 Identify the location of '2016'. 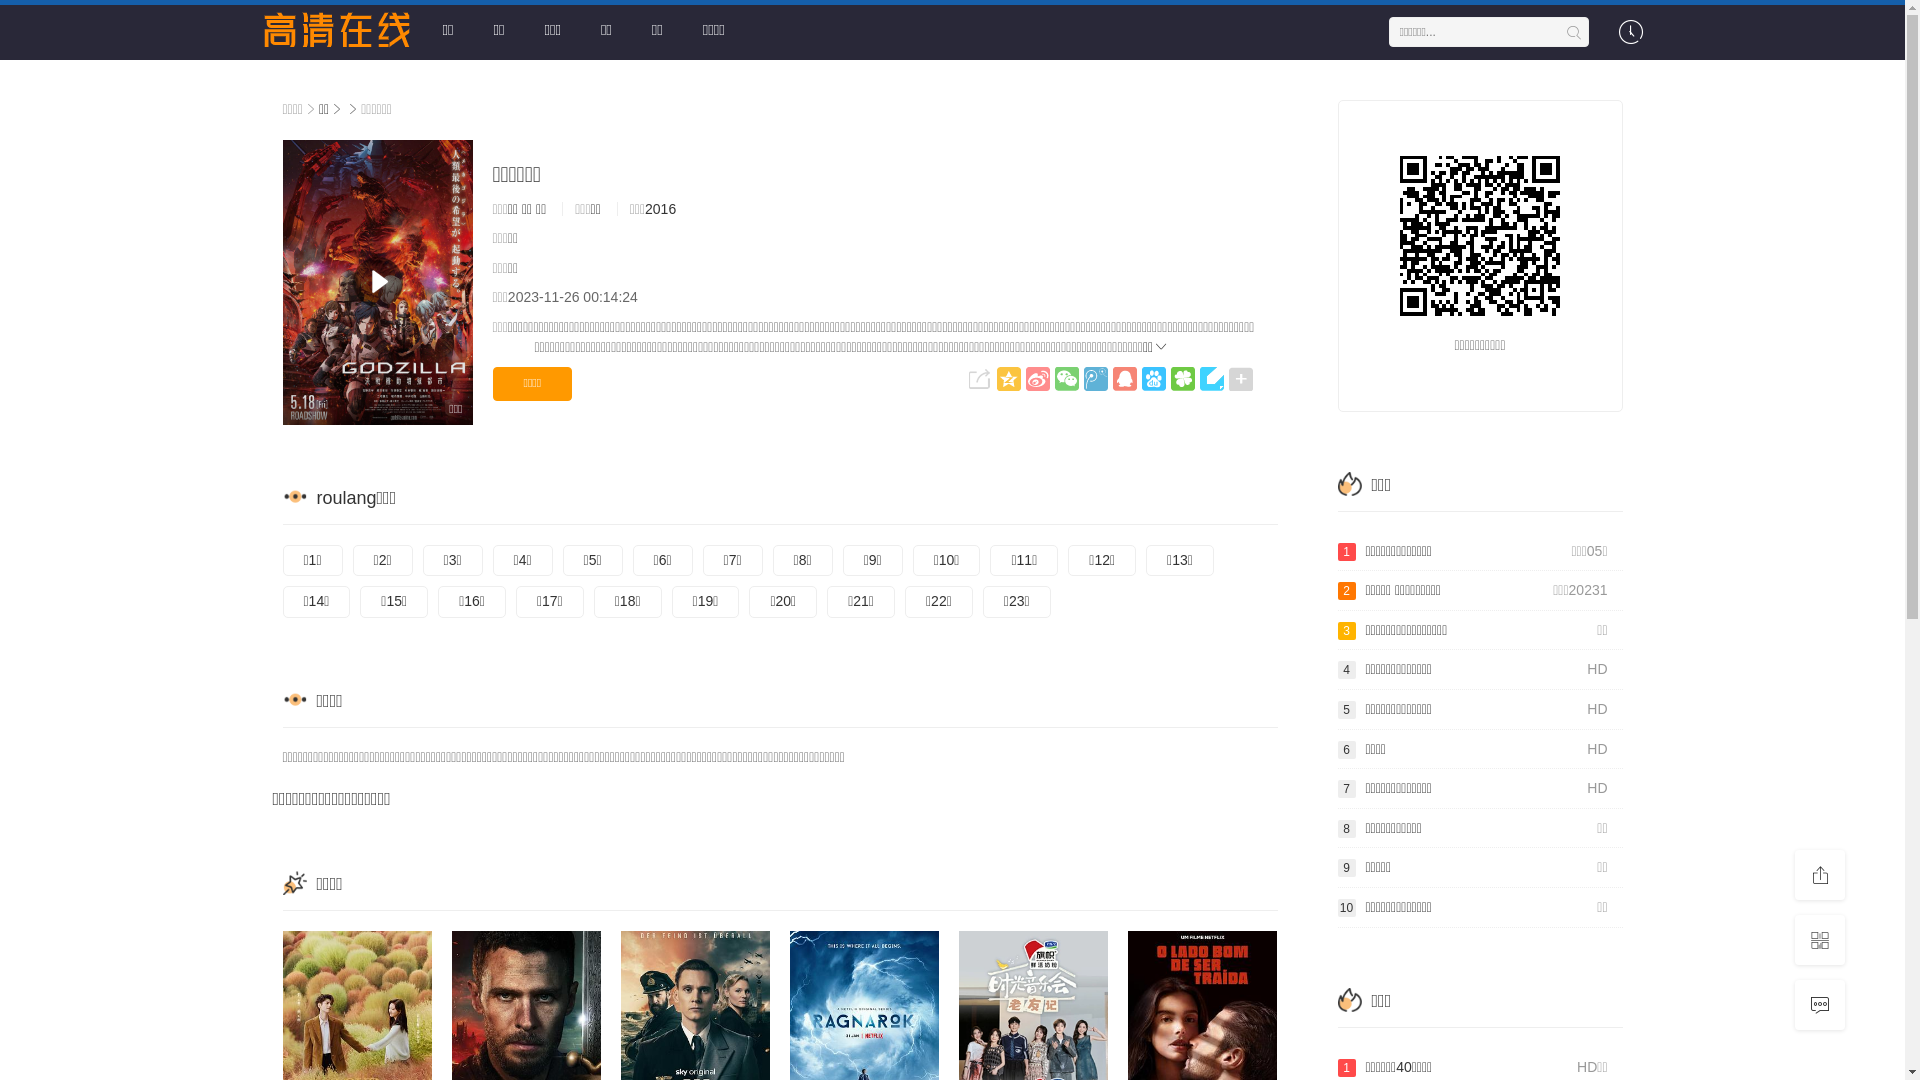
(660, 208).